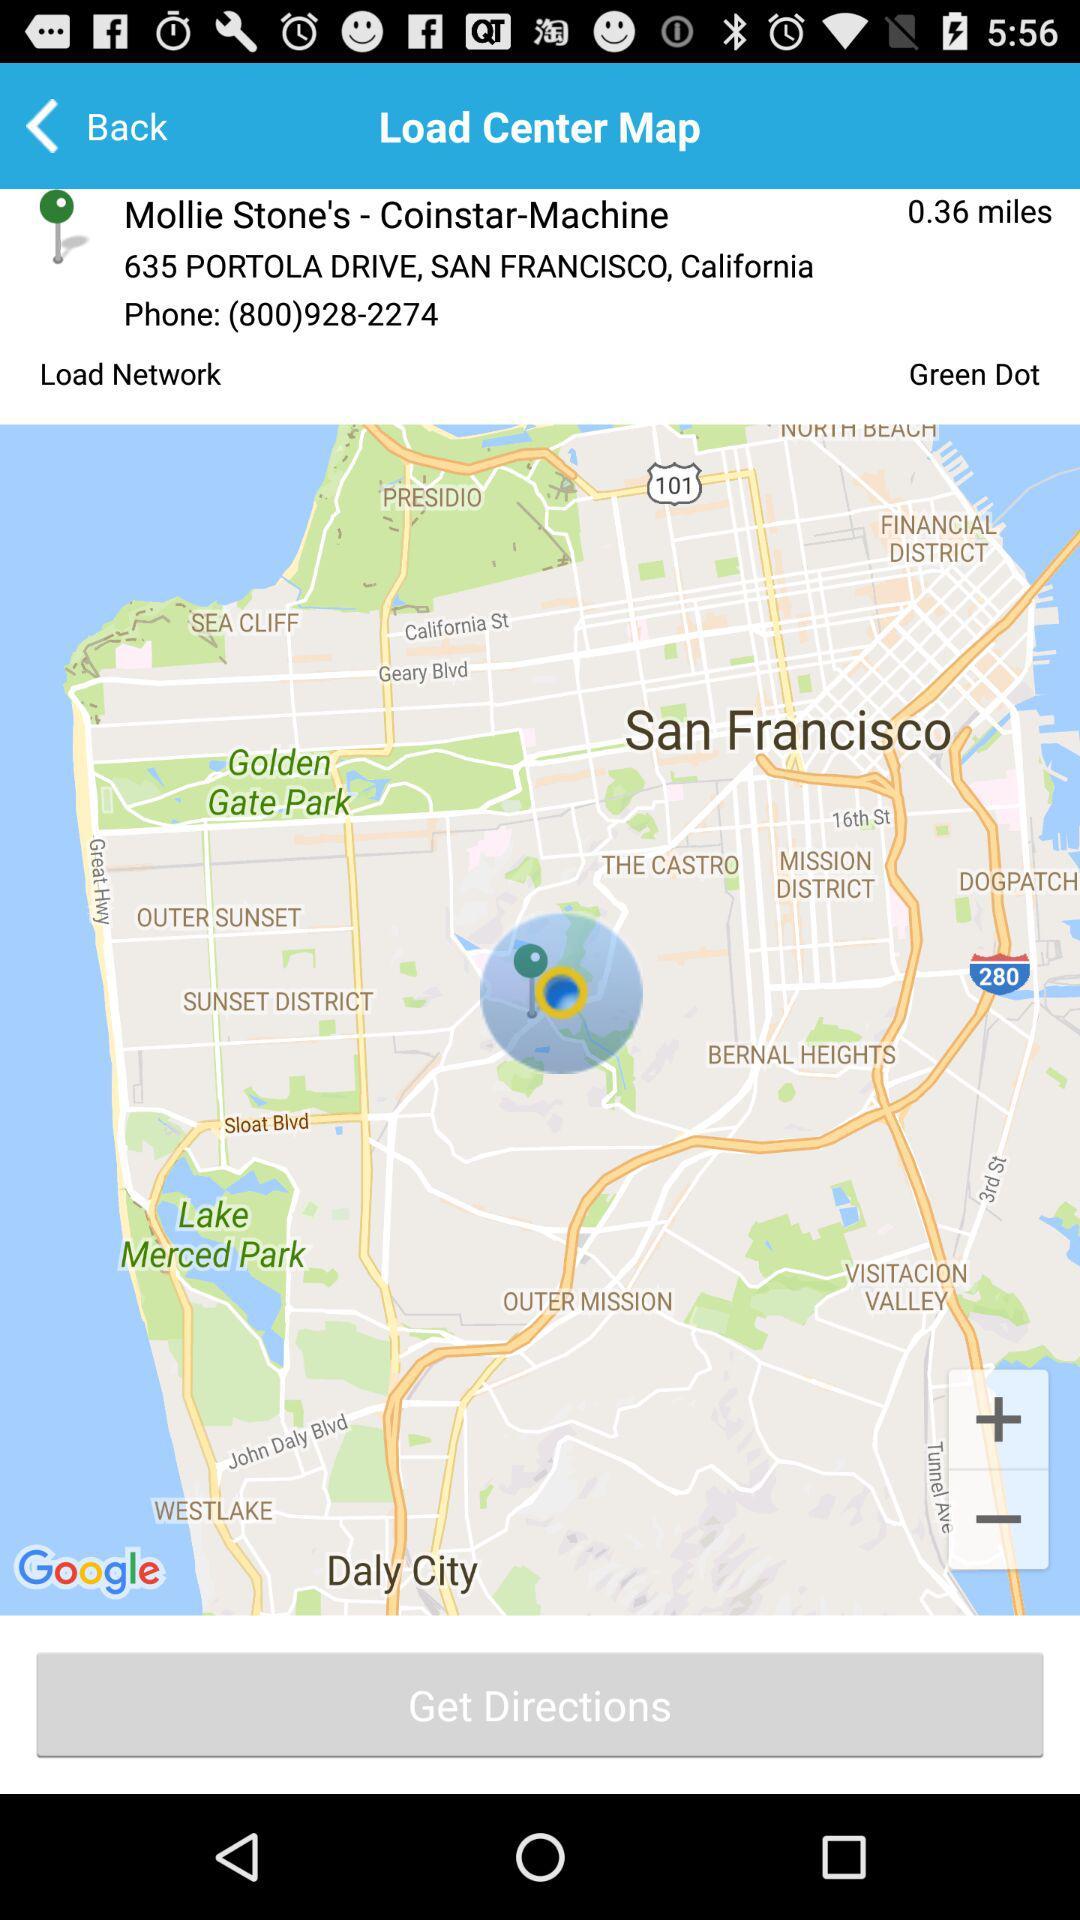  Describe the element at coordinates (998, 1516) in the screenshot. I see `the add icon` at that location.